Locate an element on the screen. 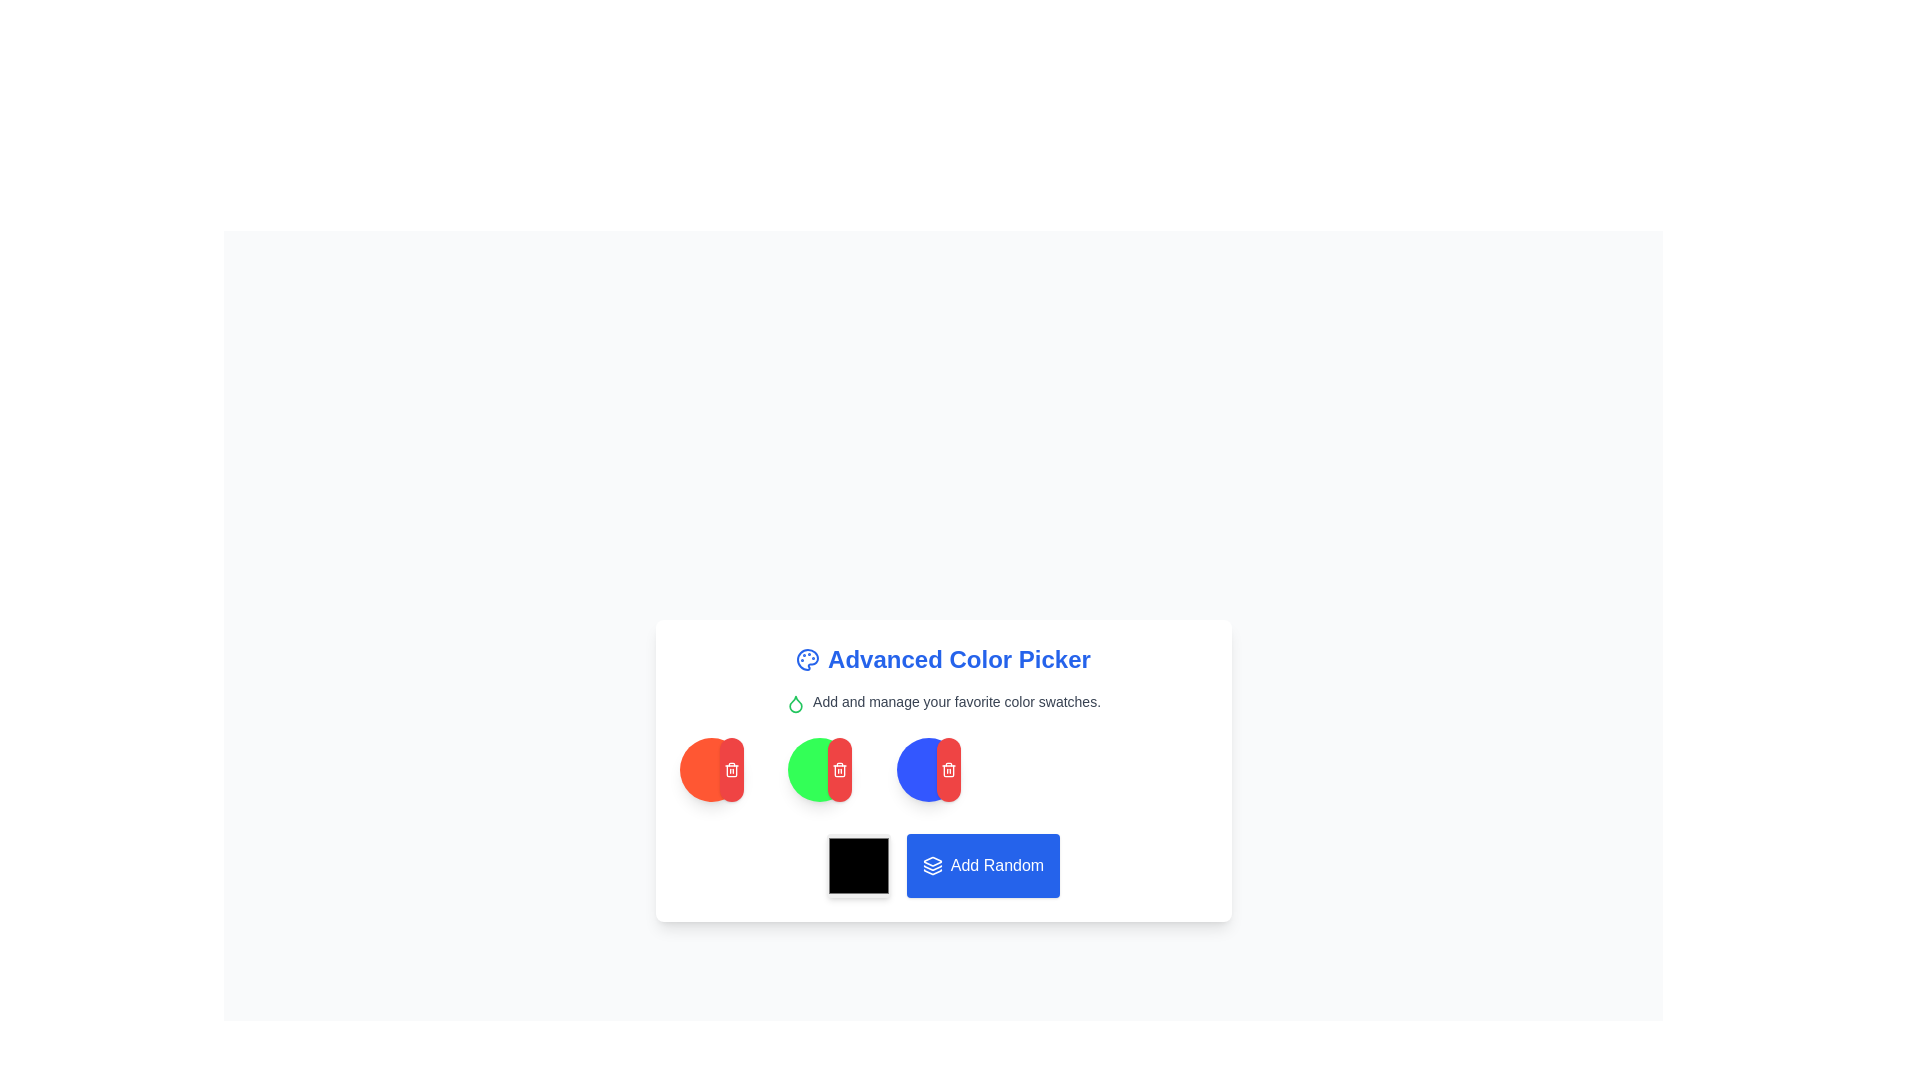 This screenshot has height=1080, width=1920. the red circular delete button with a trash can icon located to the right of the leftmost colored swatch in the group of three swatches is located at coordinates (730, 768).